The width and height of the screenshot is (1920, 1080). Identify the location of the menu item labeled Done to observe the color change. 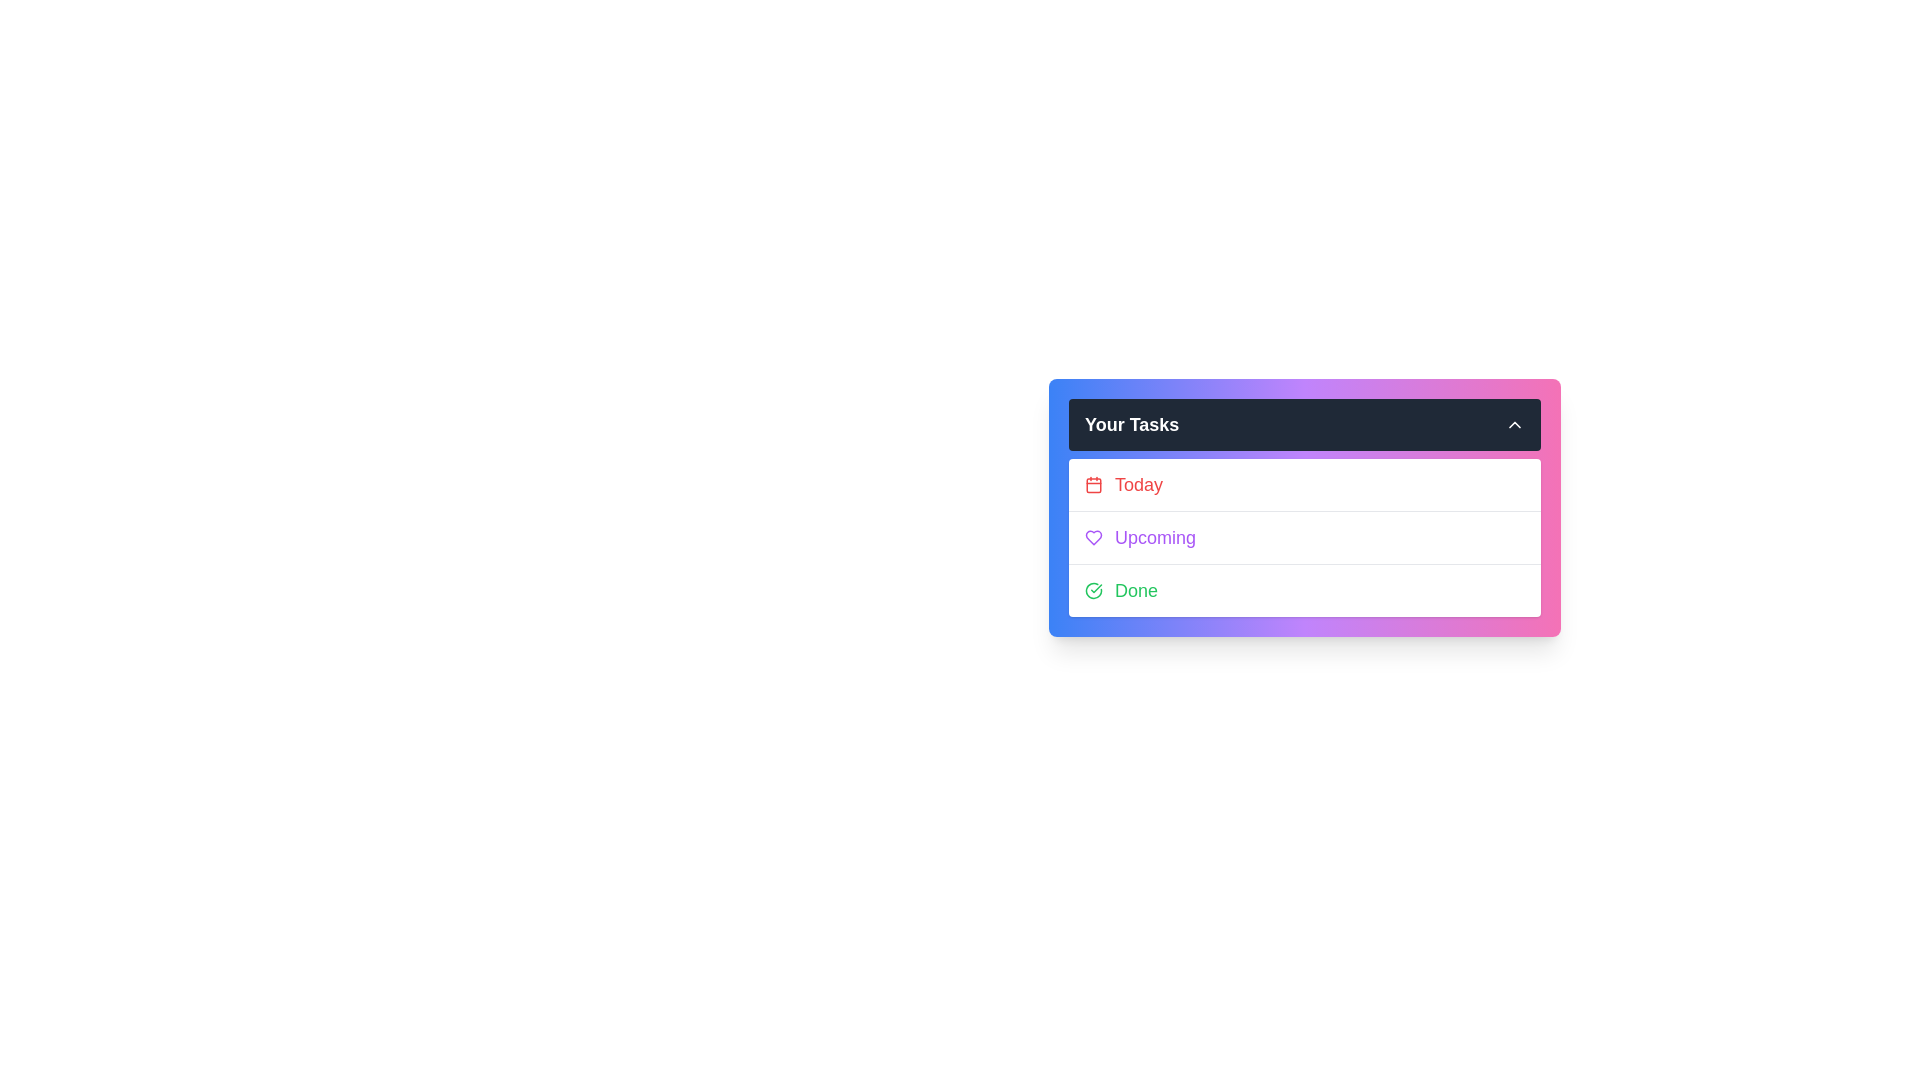
(1305, 589).